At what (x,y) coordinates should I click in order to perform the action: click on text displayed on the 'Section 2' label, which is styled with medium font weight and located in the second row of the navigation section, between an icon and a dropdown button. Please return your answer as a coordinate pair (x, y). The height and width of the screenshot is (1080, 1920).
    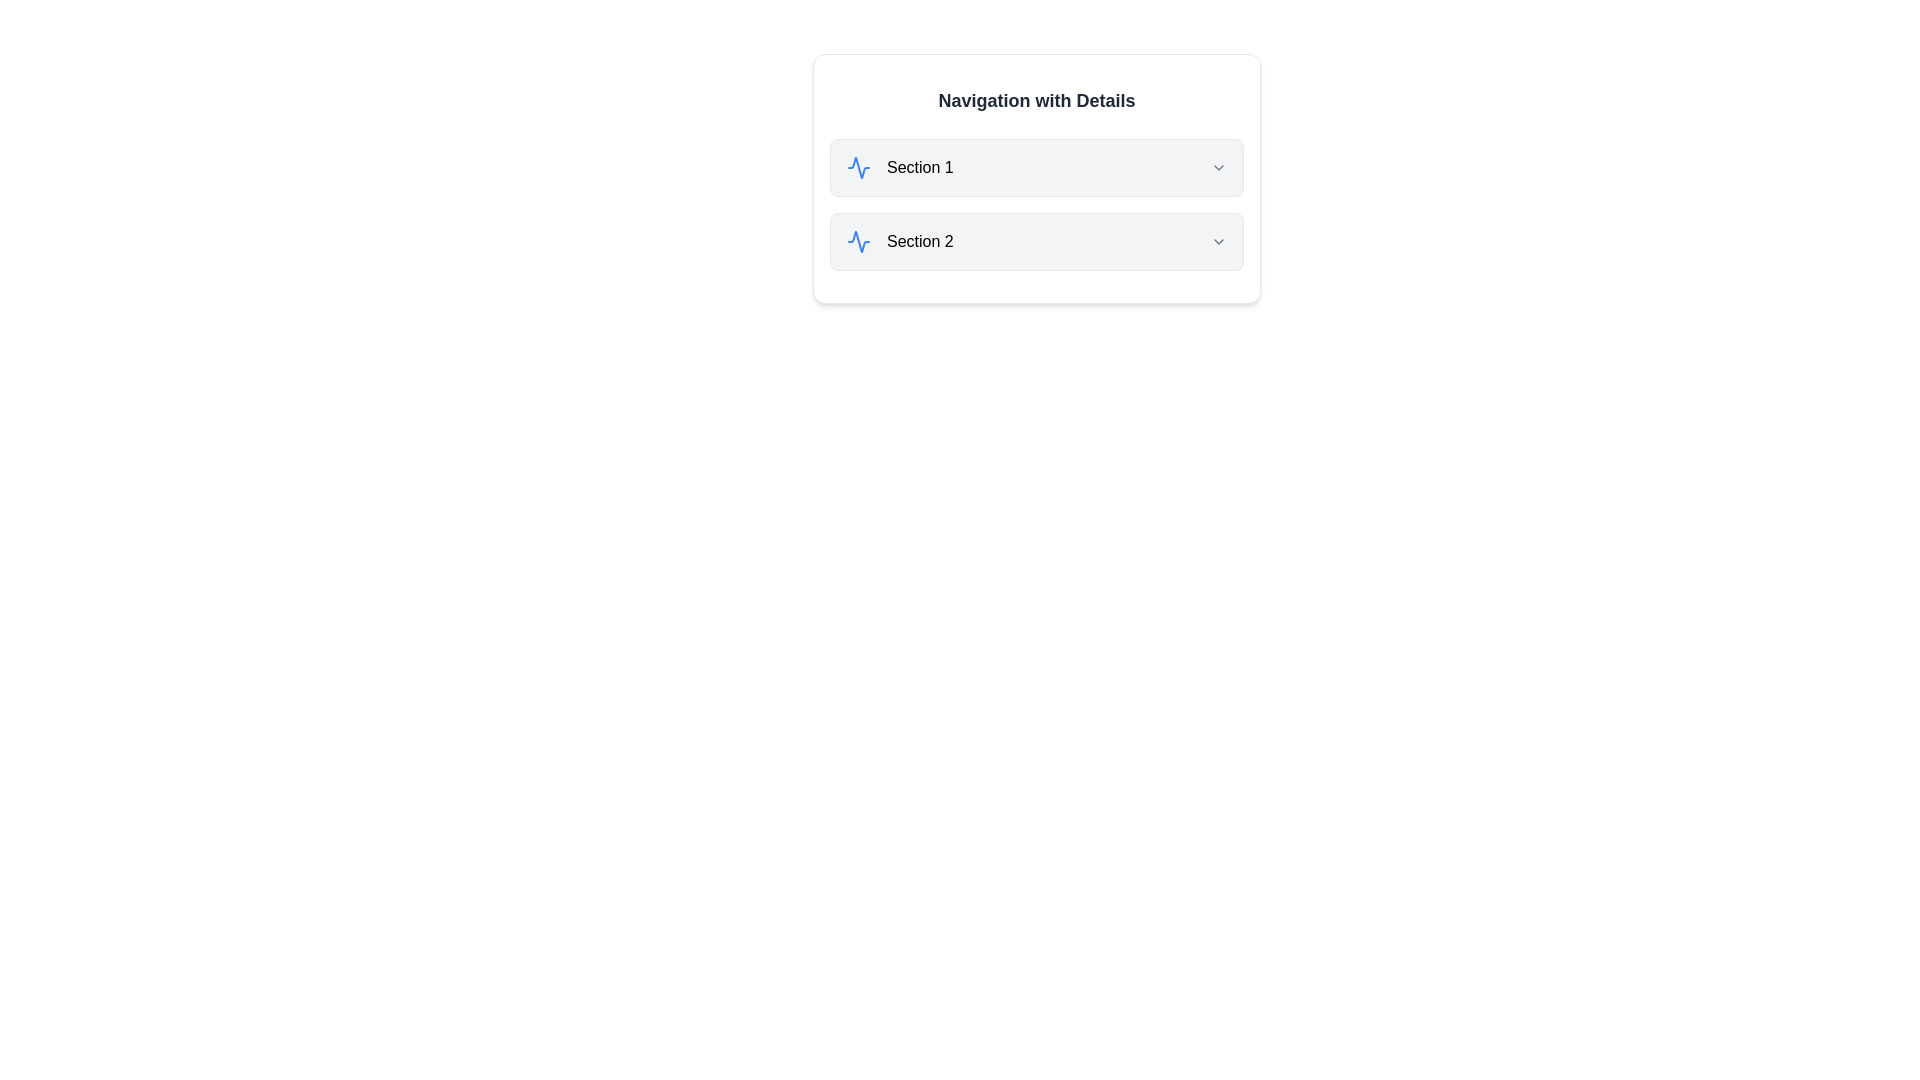
    Looking at the image, I should click on (919, 241).